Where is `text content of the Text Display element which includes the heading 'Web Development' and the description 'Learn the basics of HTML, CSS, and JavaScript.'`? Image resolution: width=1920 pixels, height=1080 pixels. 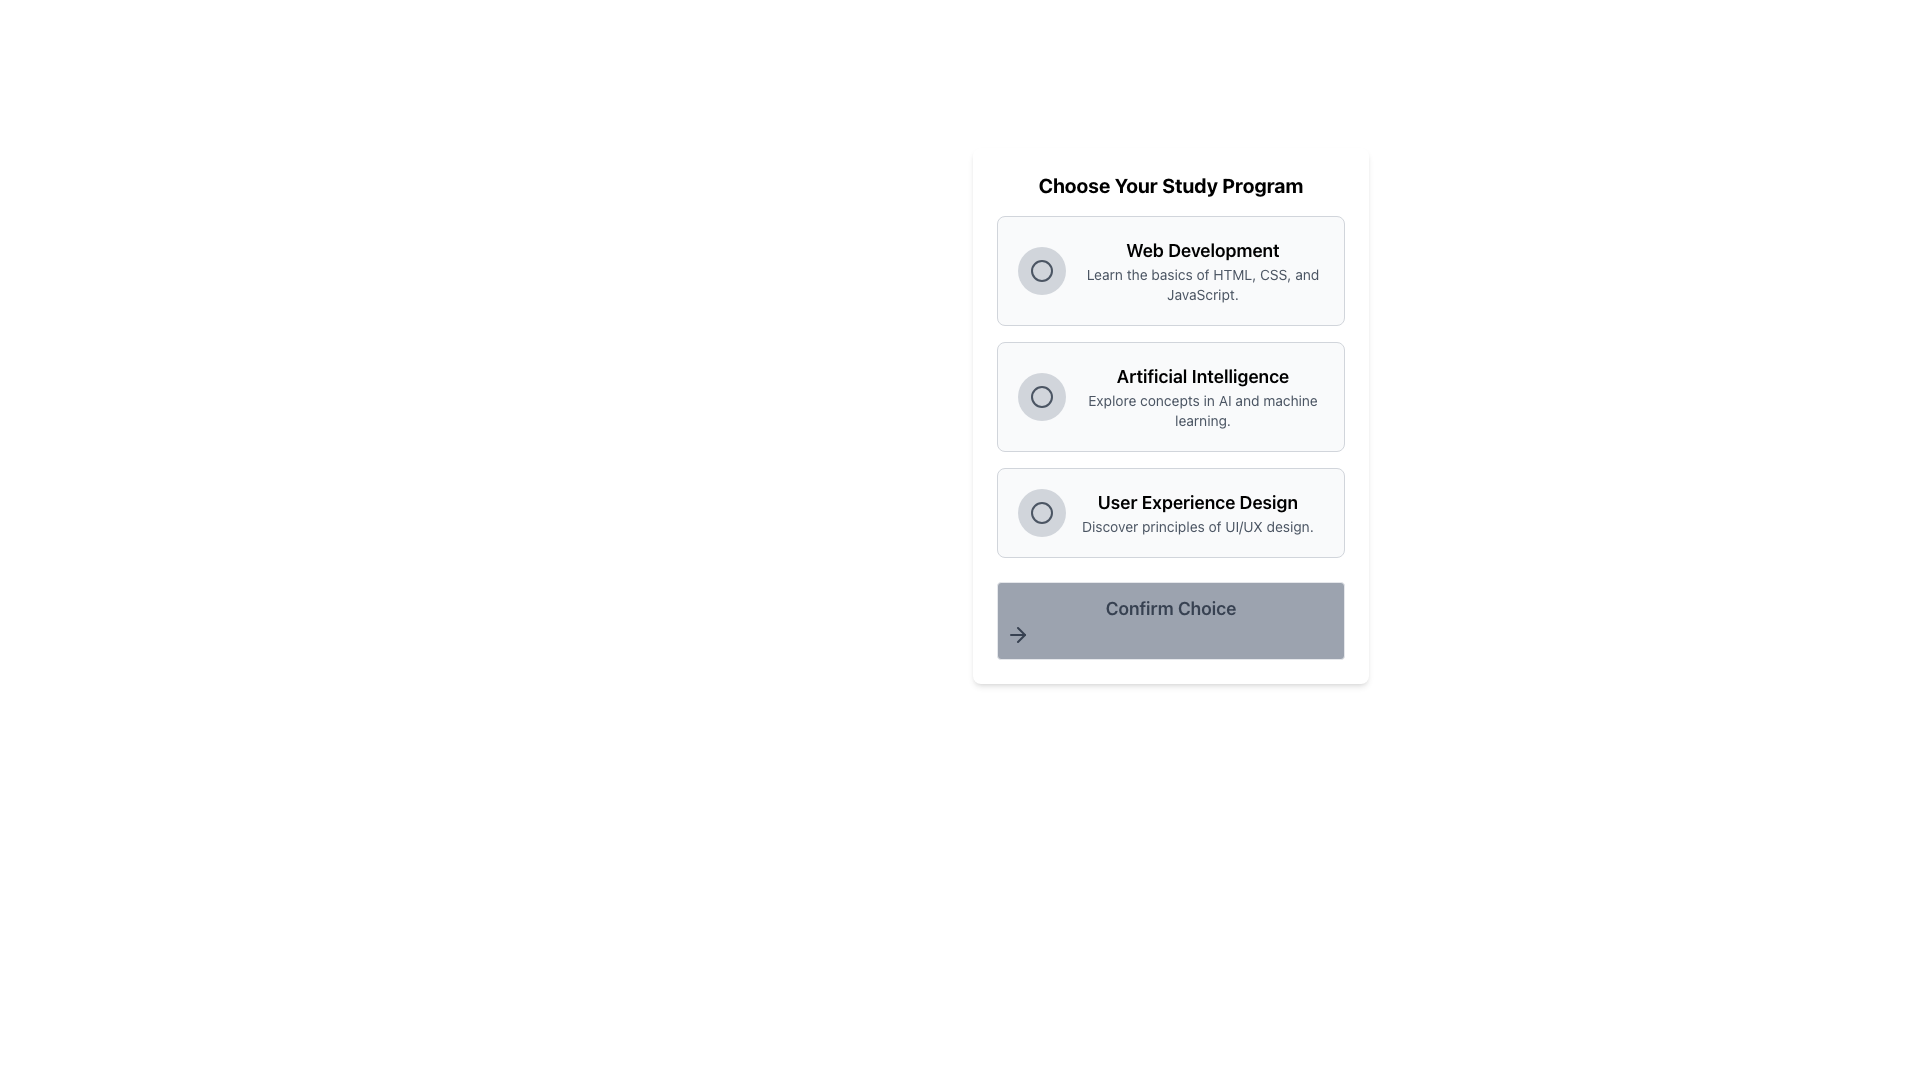
text content of the Text Display element which includes the heading 'Web Development' and the description 'Learn the basics of HTML, CSS, and JavaScript.' is located at coordinates (1202, 270).